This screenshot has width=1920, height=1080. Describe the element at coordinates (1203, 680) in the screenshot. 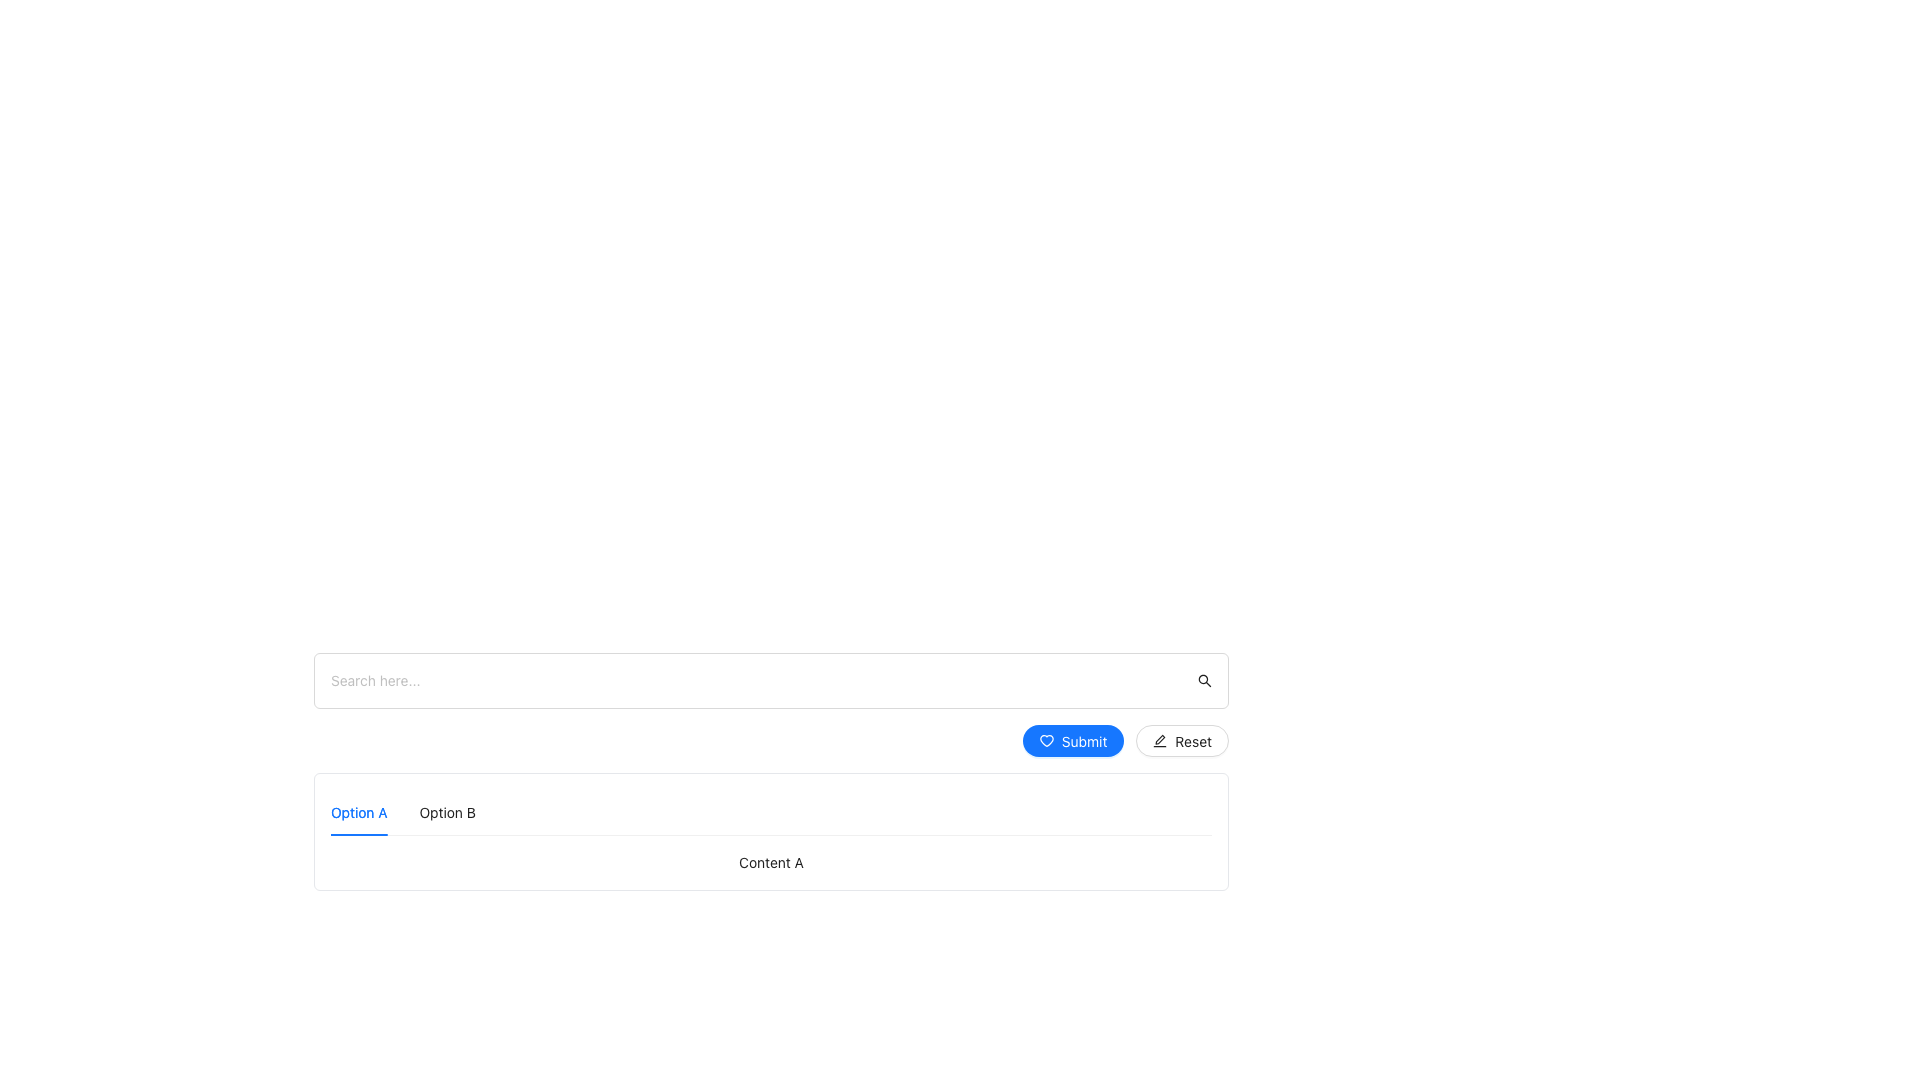

I see `the search icon located at the right edge of the search input bar` at that location.